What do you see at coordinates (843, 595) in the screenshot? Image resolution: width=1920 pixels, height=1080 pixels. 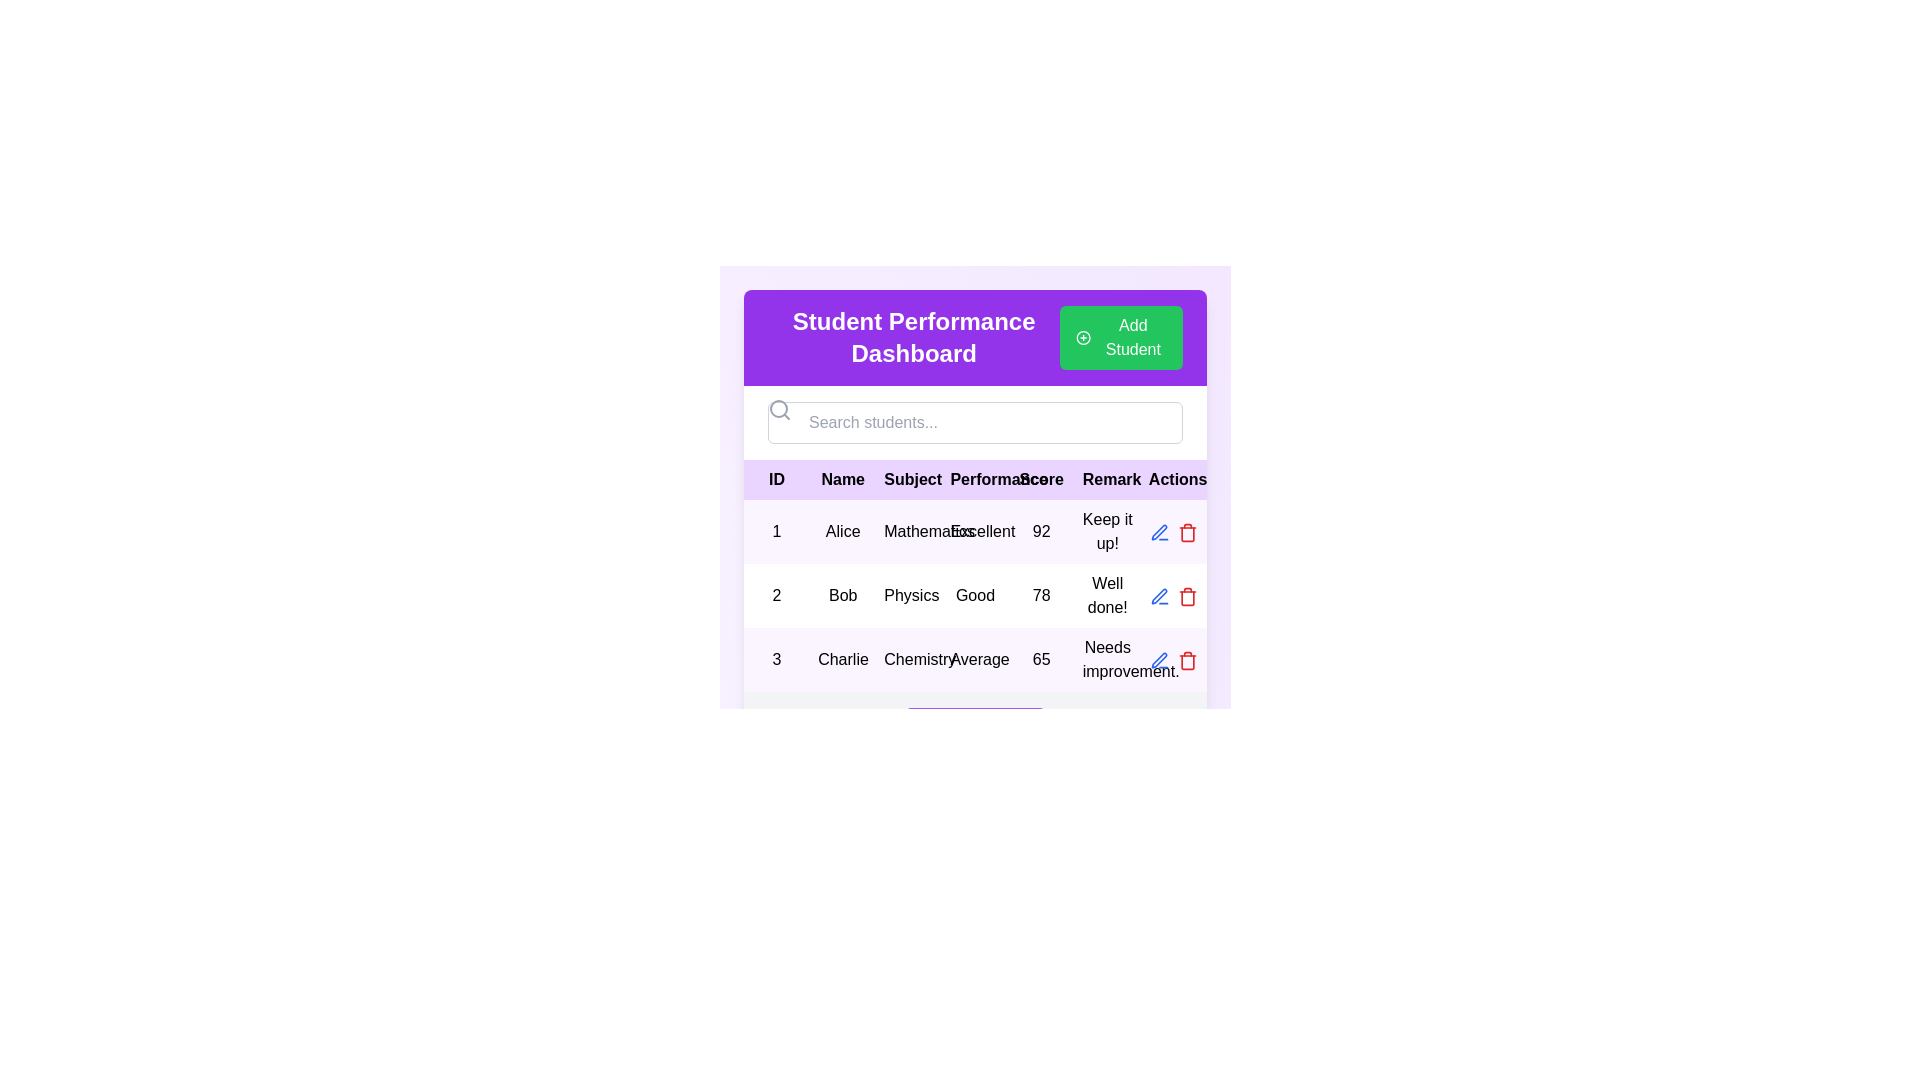 I see `the text label displaying 'Bob' in the second data row of the table under the 'Name' column, which is located between the 'ID' and 'Subject' columns` at bounding box center [843, 595].